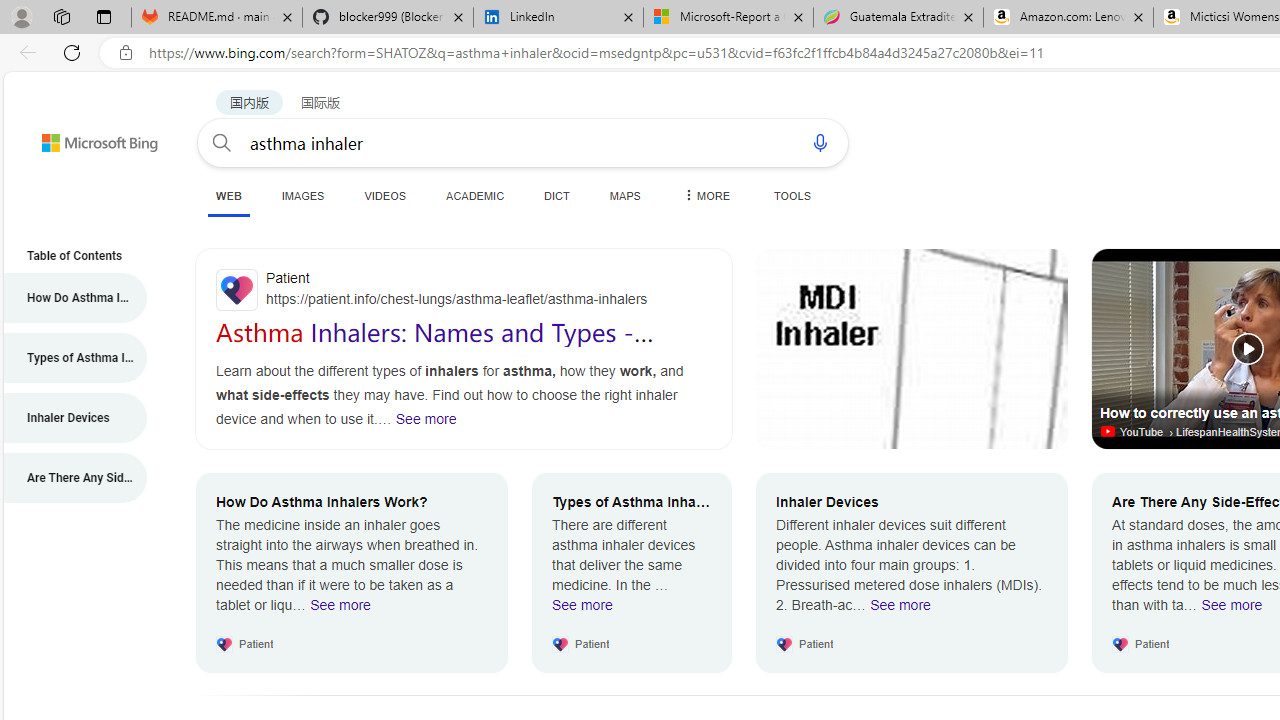 This screenshot has width=1280, height=720. I want to click on 'MAPS', so click(624, 195).